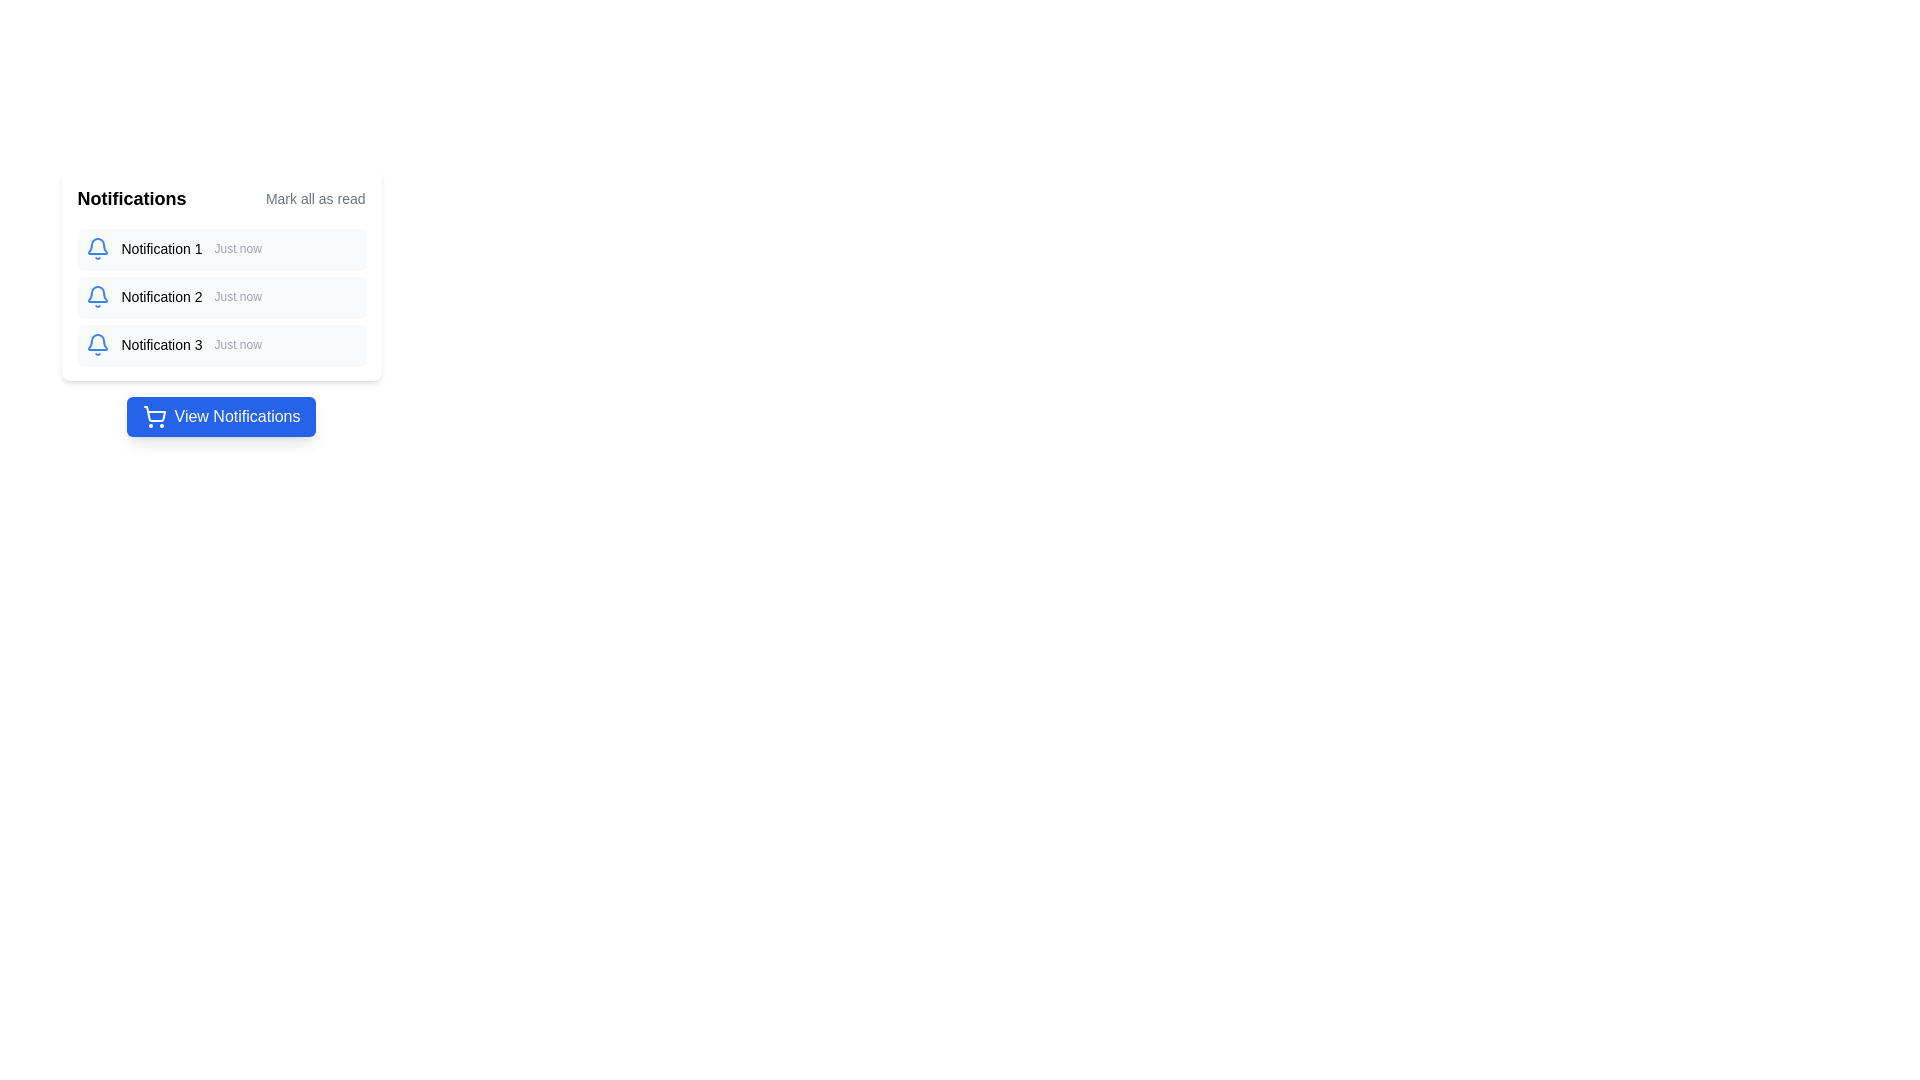 The width and height of the screenshot is (1920, 1080). I want to click on text label displaying 'Notification 1' to understand the notification content, so click(162, 248).